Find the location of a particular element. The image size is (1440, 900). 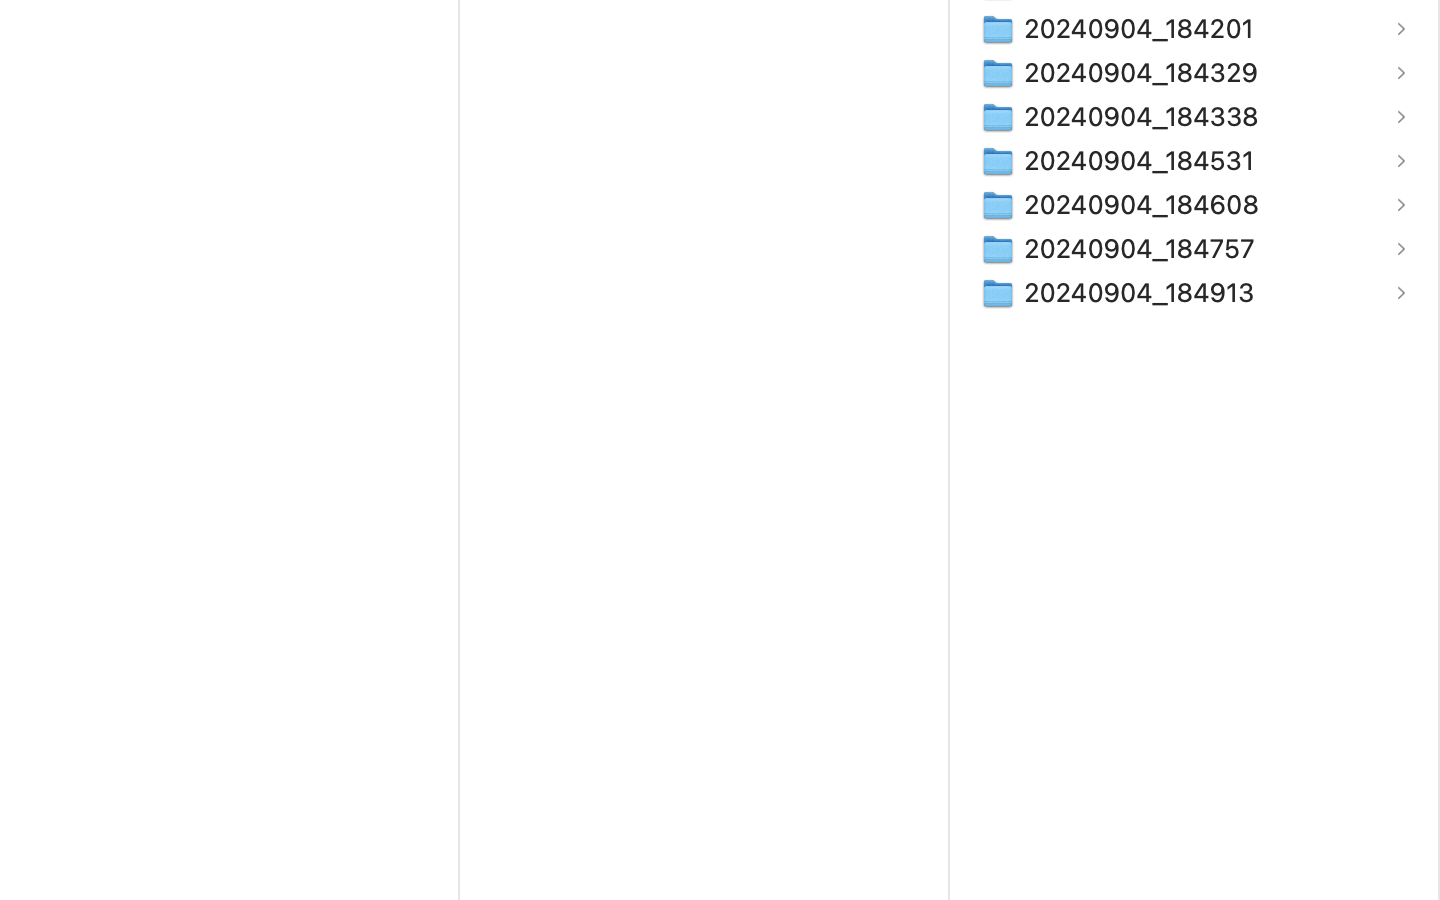

'20240904_184913' is located at coordinates (1143, 290).